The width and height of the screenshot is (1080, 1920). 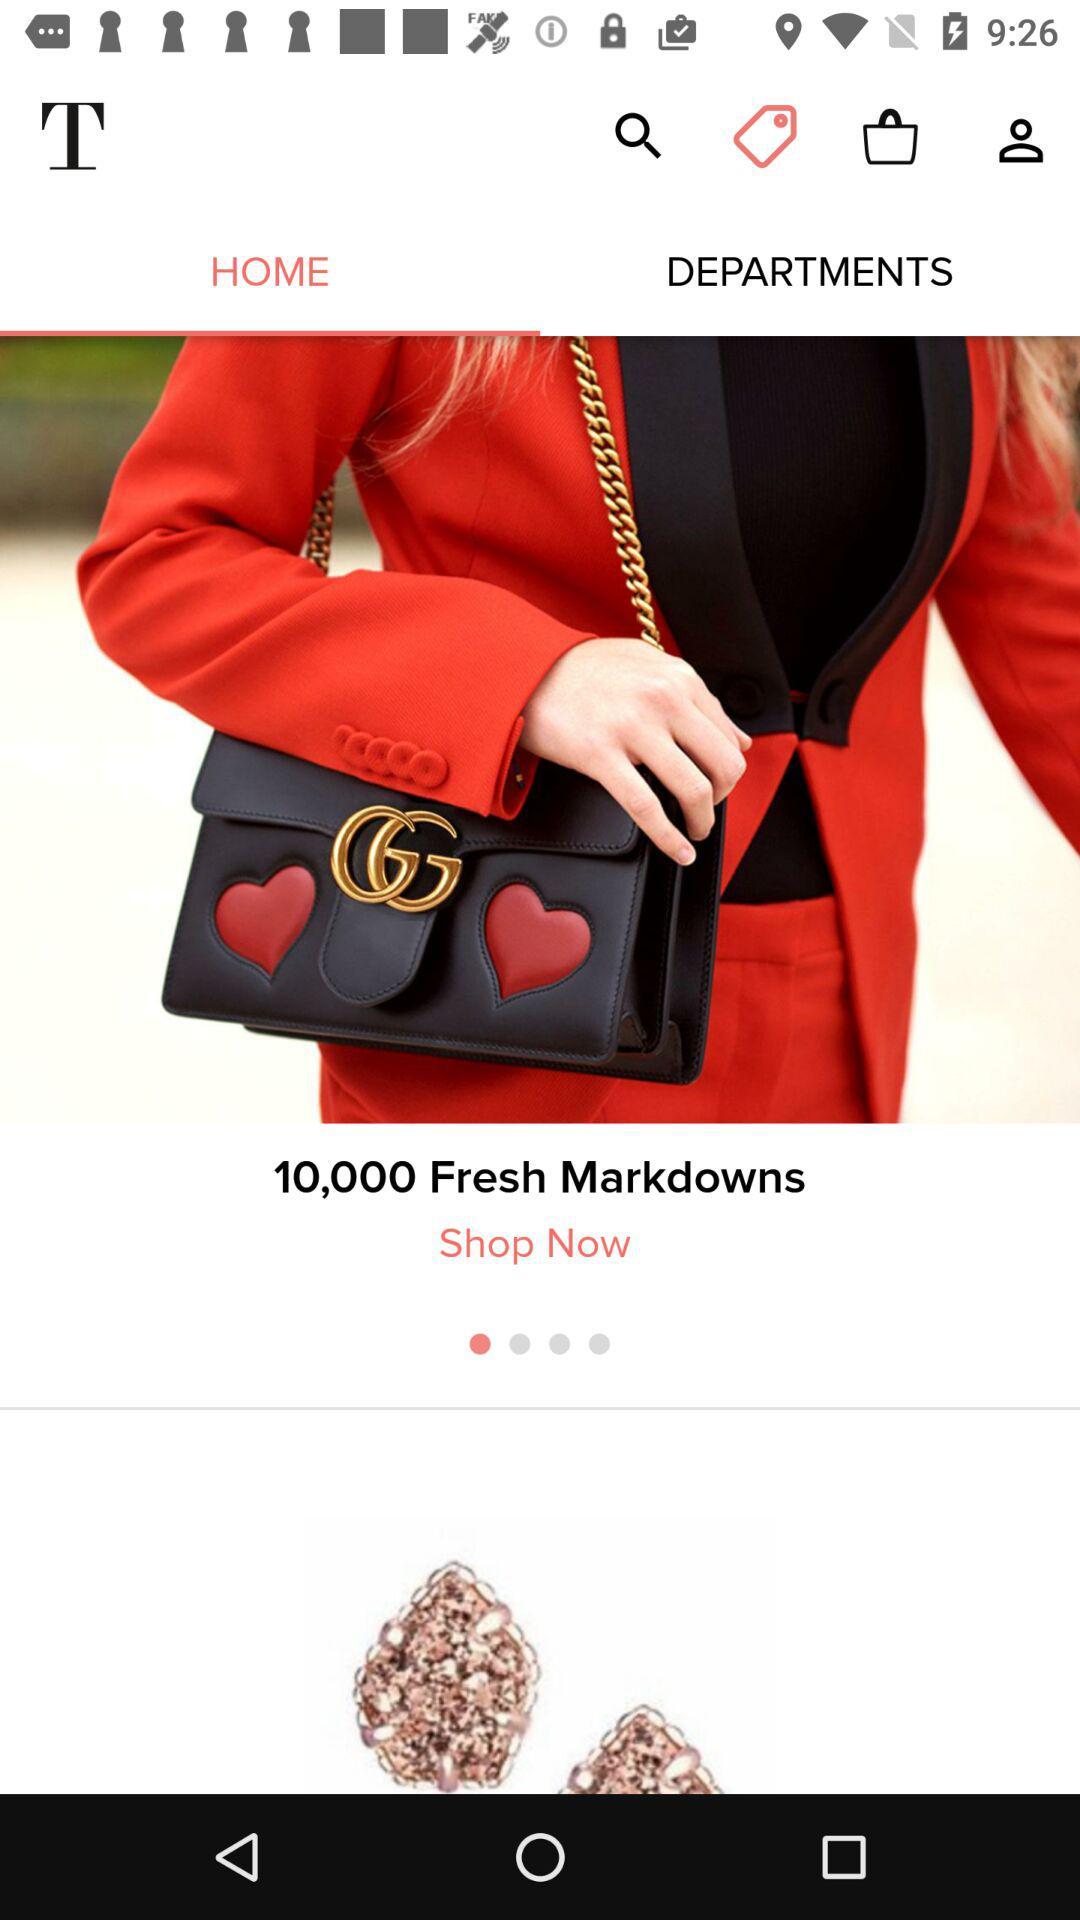 I want to click on item above departments, so click(x=764, y=135).